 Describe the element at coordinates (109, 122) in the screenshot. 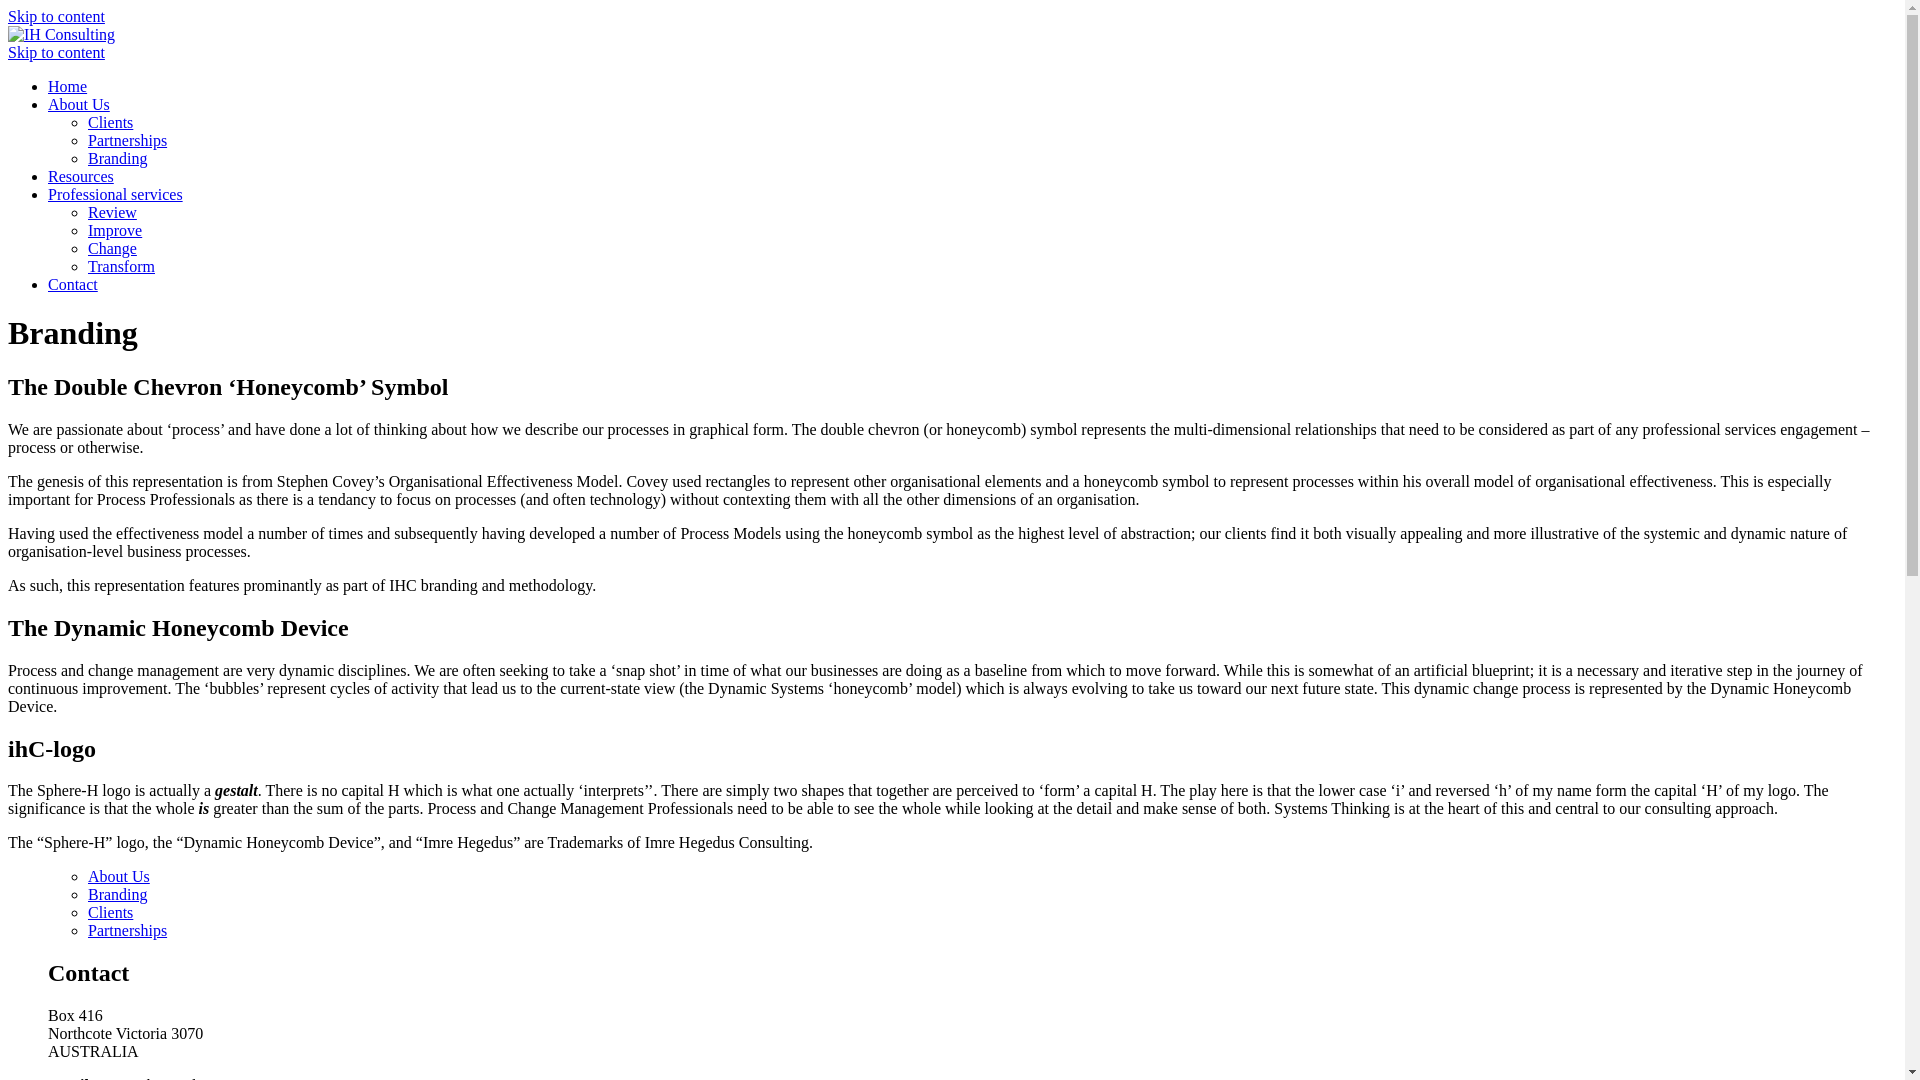

I see `'Clients'` at that location.